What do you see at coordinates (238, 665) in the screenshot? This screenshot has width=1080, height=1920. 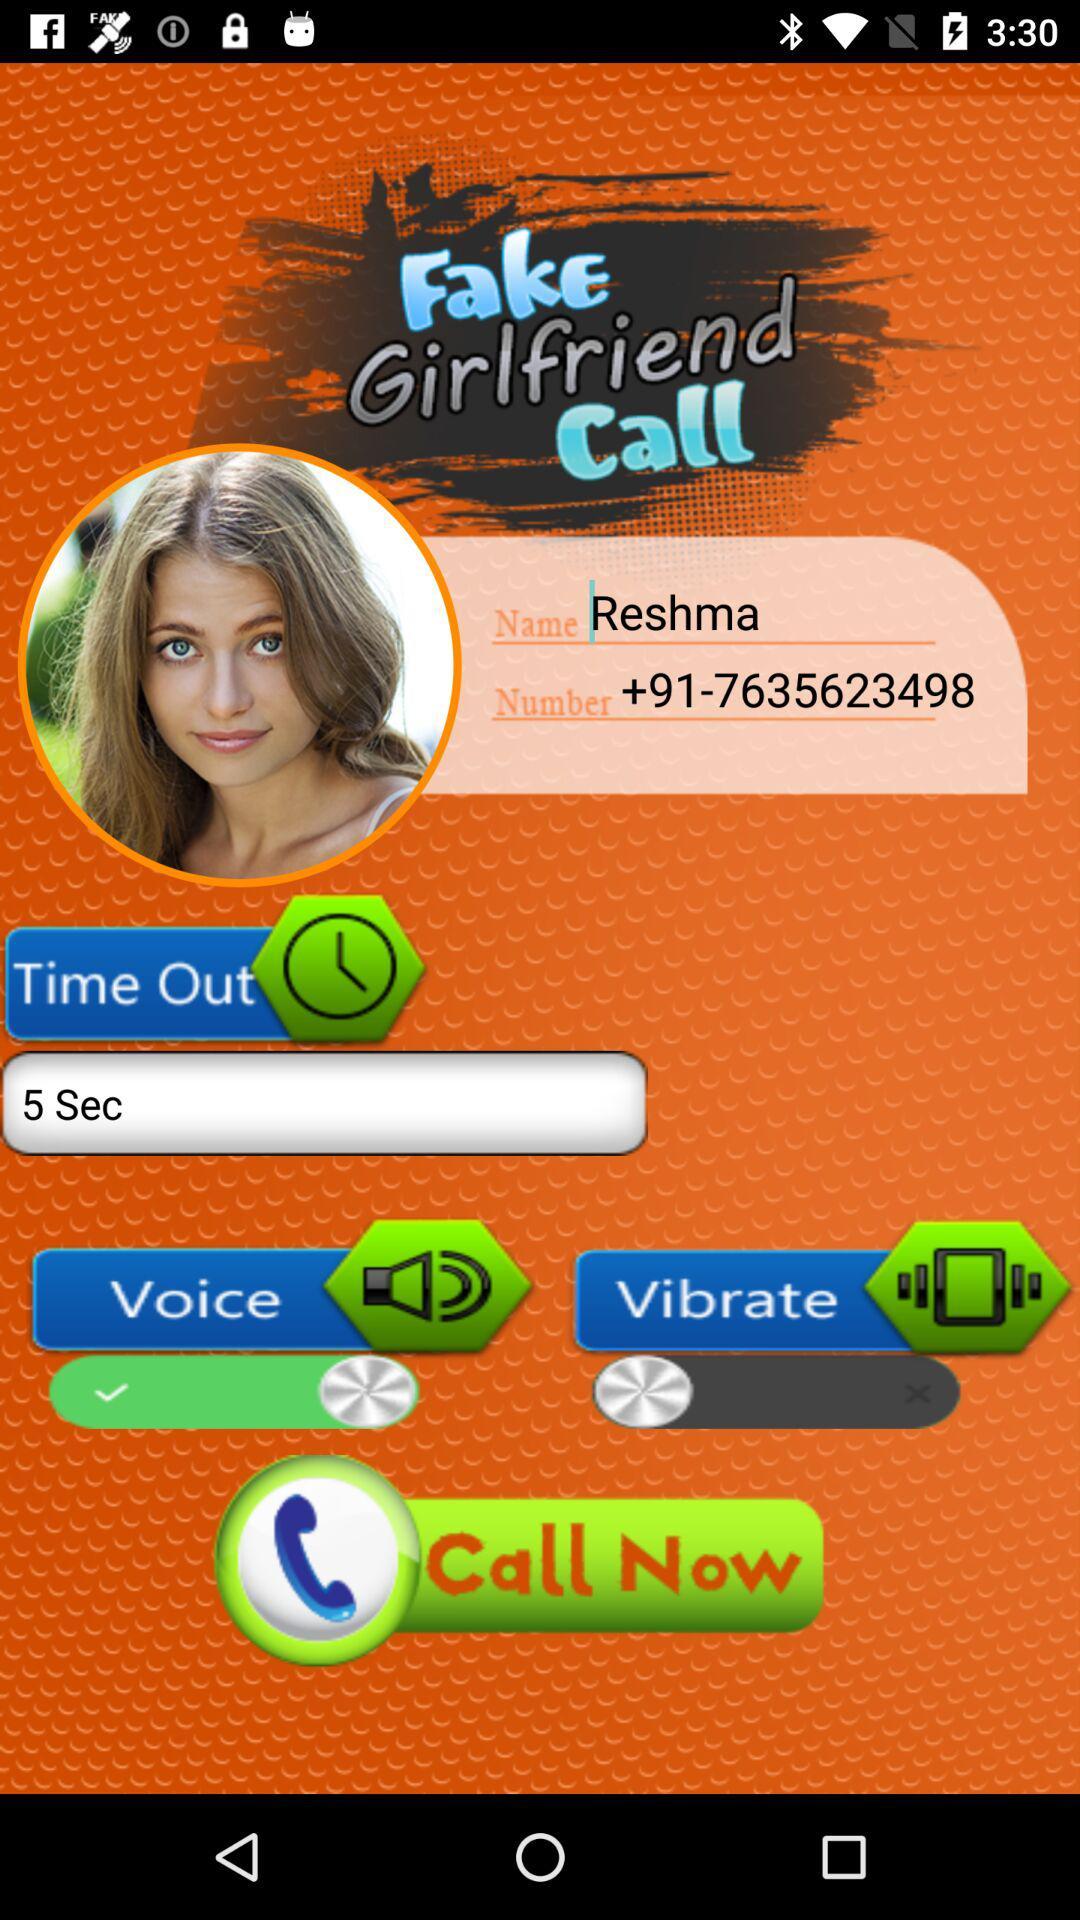 I see `profile picture` at bounding box center [238, 665].